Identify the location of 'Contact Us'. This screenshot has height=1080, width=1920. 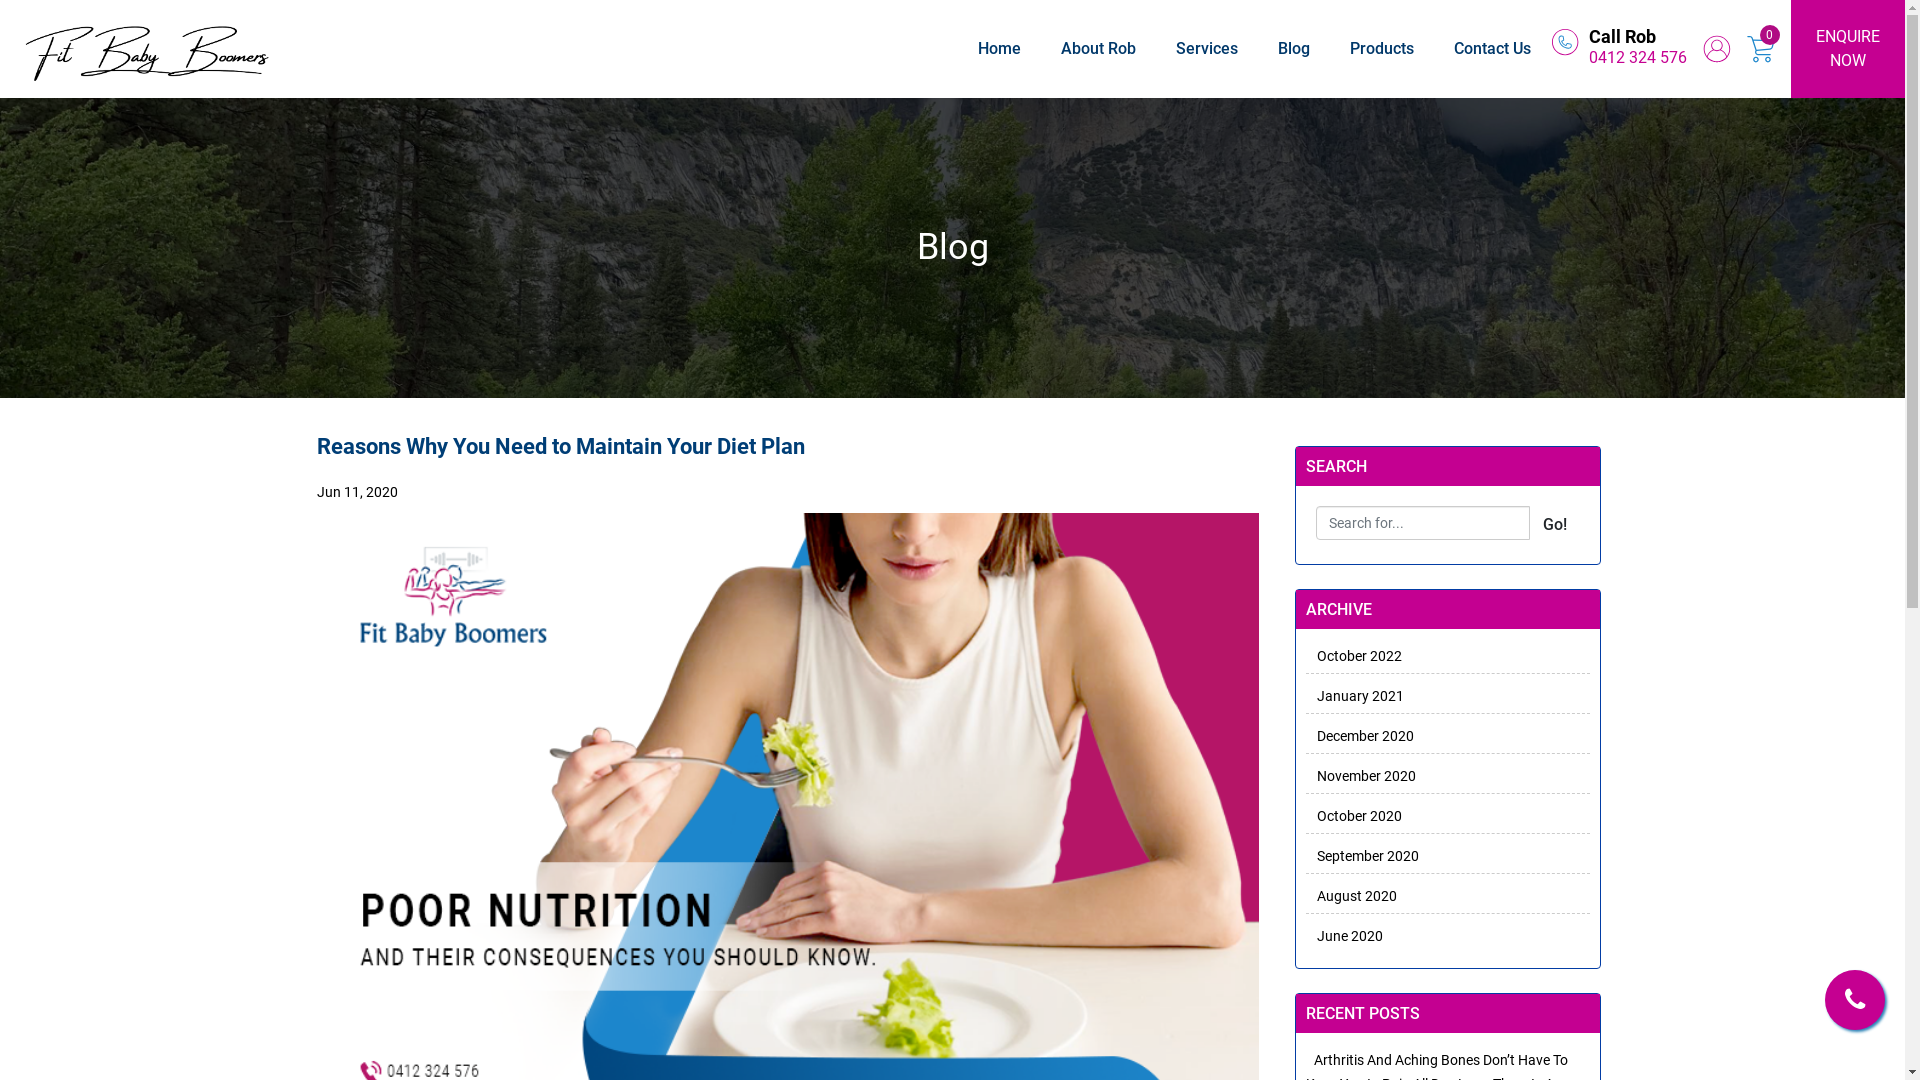
(1492, 47).